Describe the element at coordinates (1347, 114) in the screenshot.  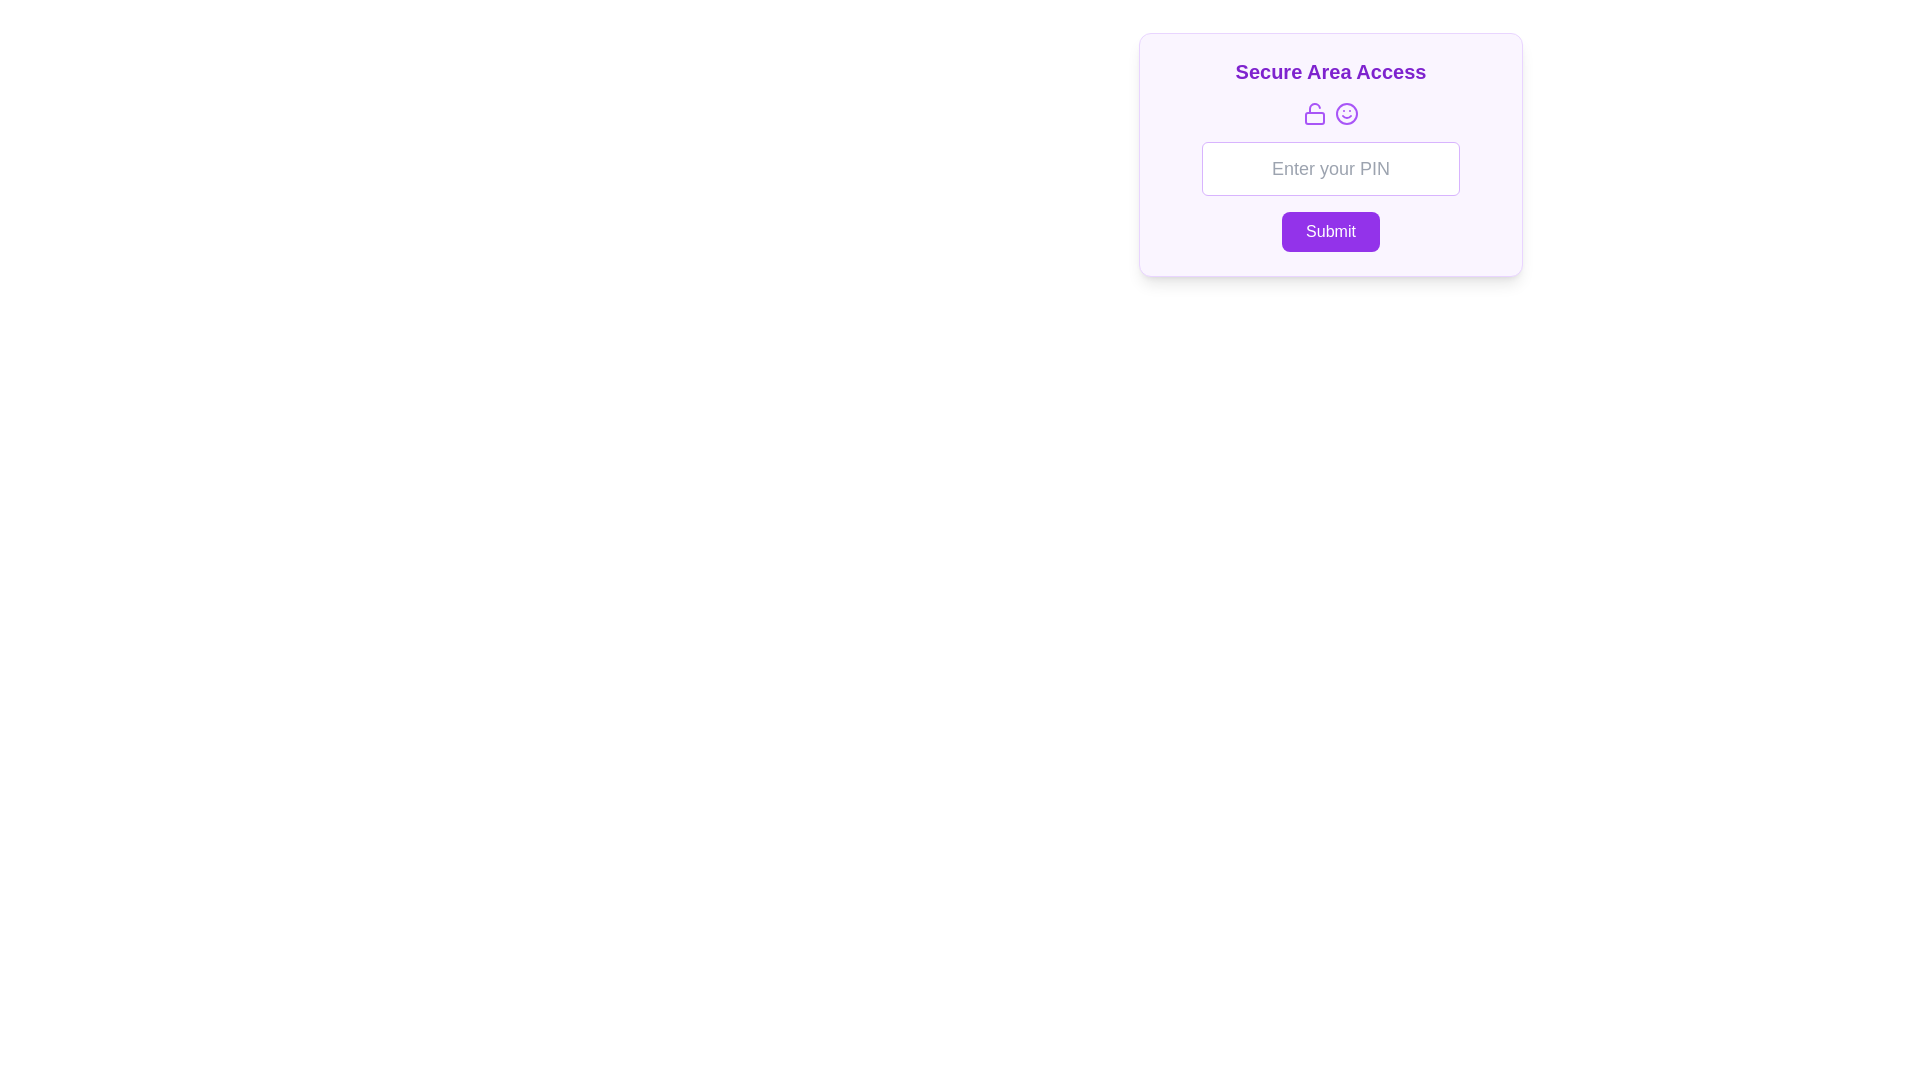
I see `the SVG circle element with a purple outline that is part of the smiley face icon in the 'Secure Area Access' card` at that location.